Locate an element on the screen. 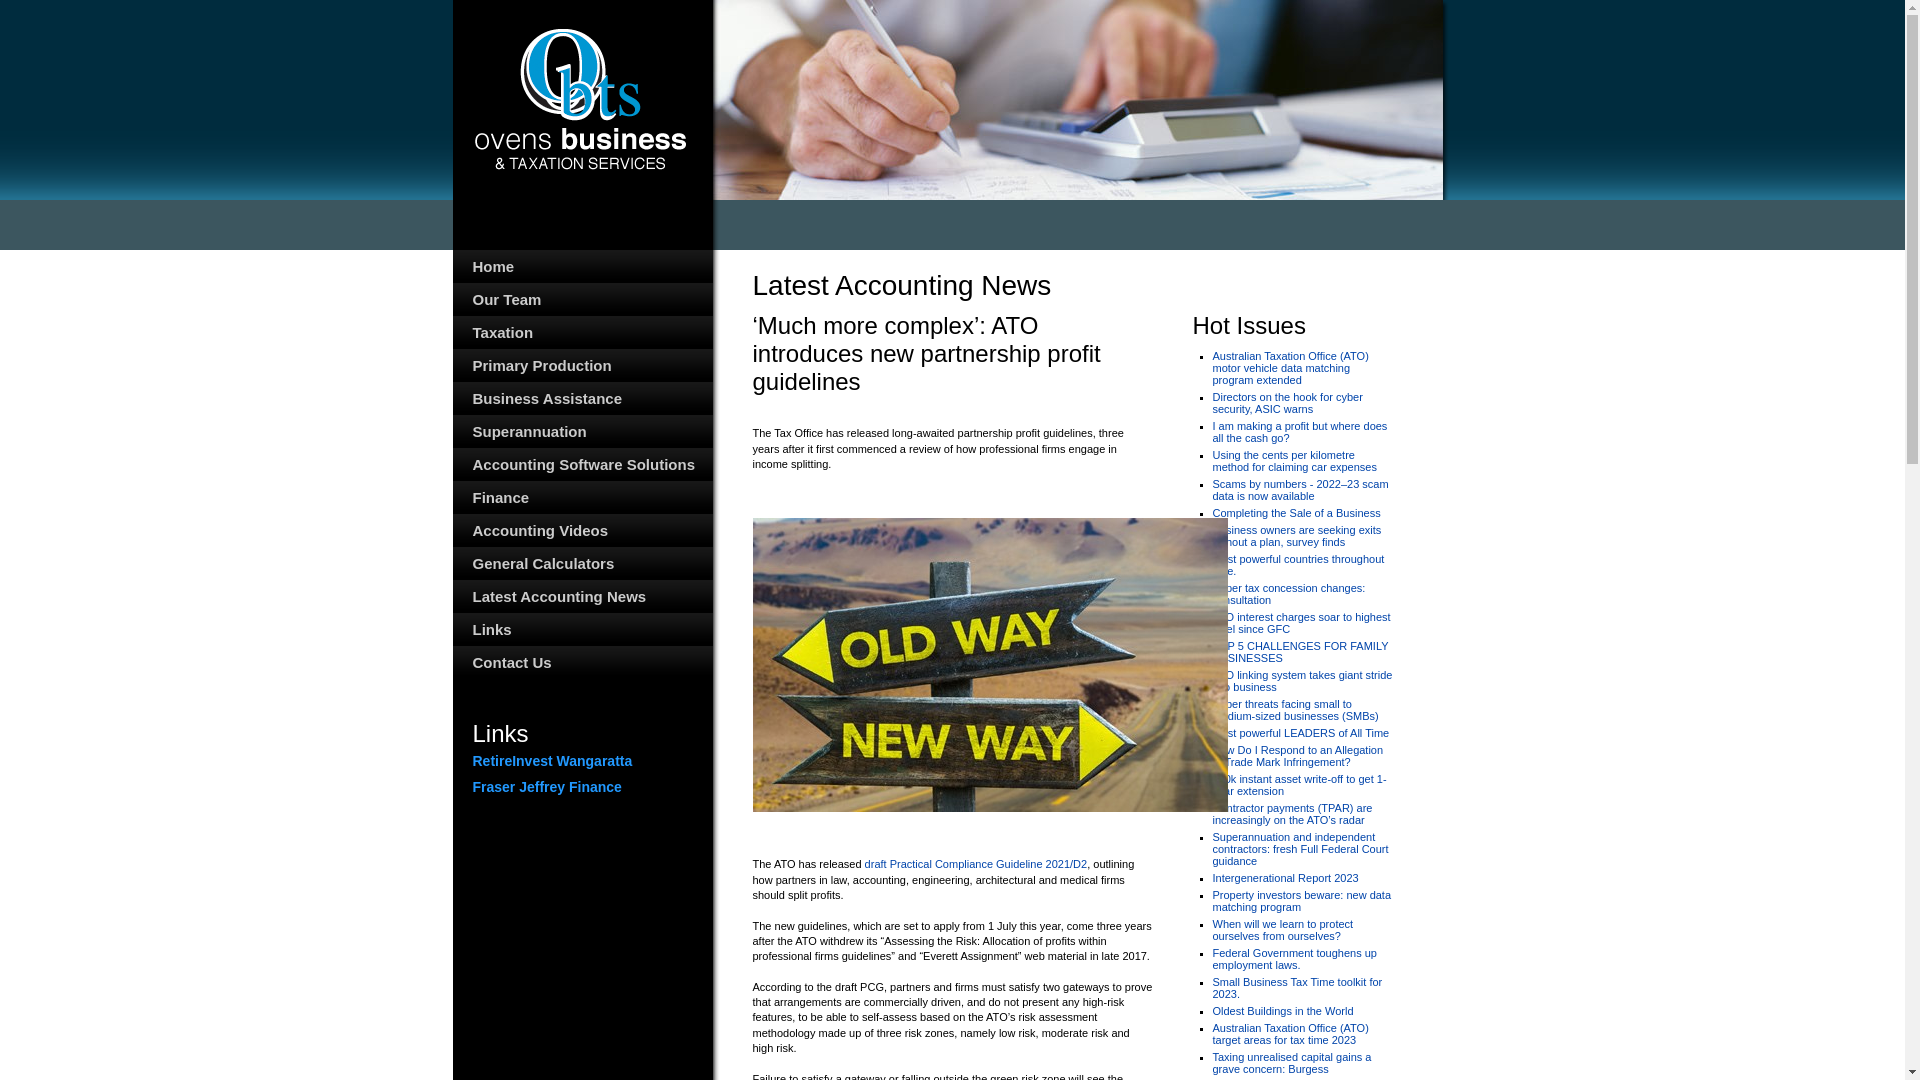  'RetireInvest Wangaratta' is located at coordinates (470, 760).